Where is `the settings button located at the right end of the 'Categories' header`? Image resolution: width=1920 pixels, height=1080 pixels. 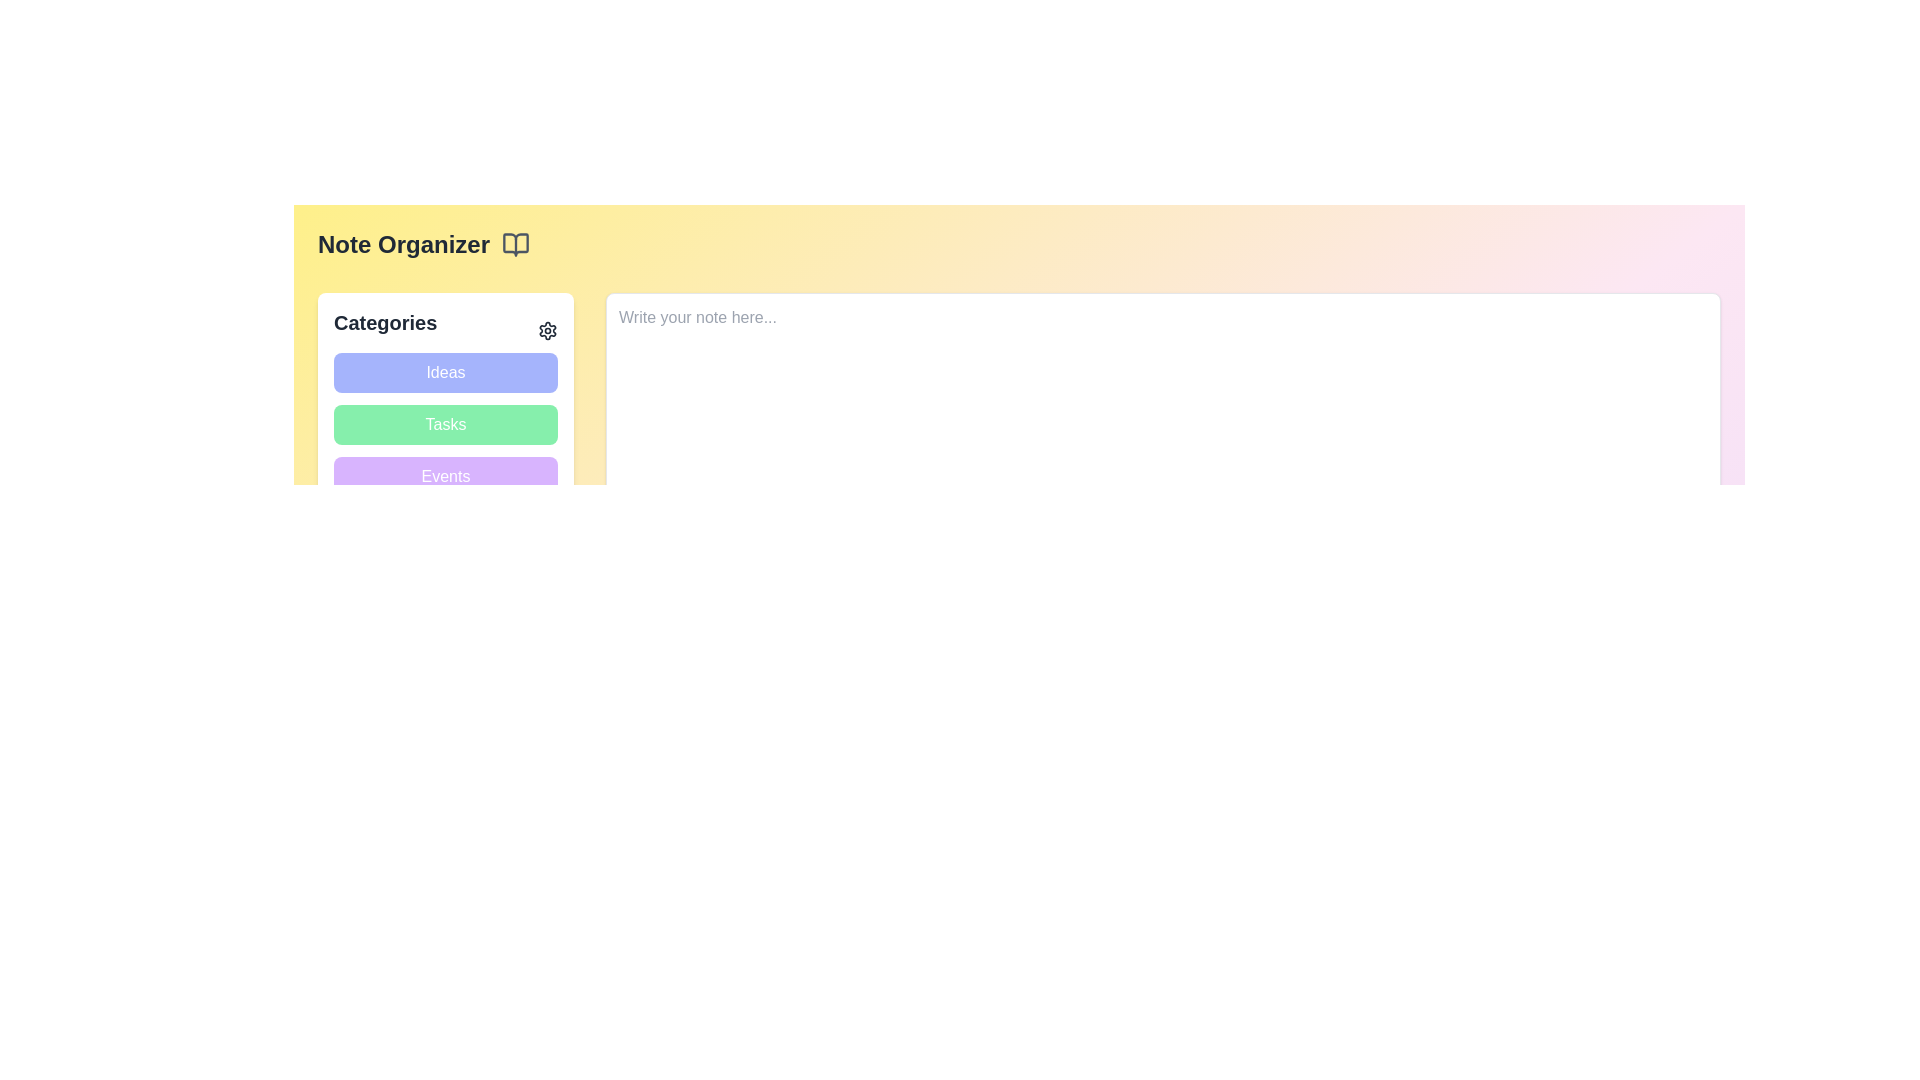
the settings button located at the right end of the 'Categories' header is located at coordinates (547, 330).